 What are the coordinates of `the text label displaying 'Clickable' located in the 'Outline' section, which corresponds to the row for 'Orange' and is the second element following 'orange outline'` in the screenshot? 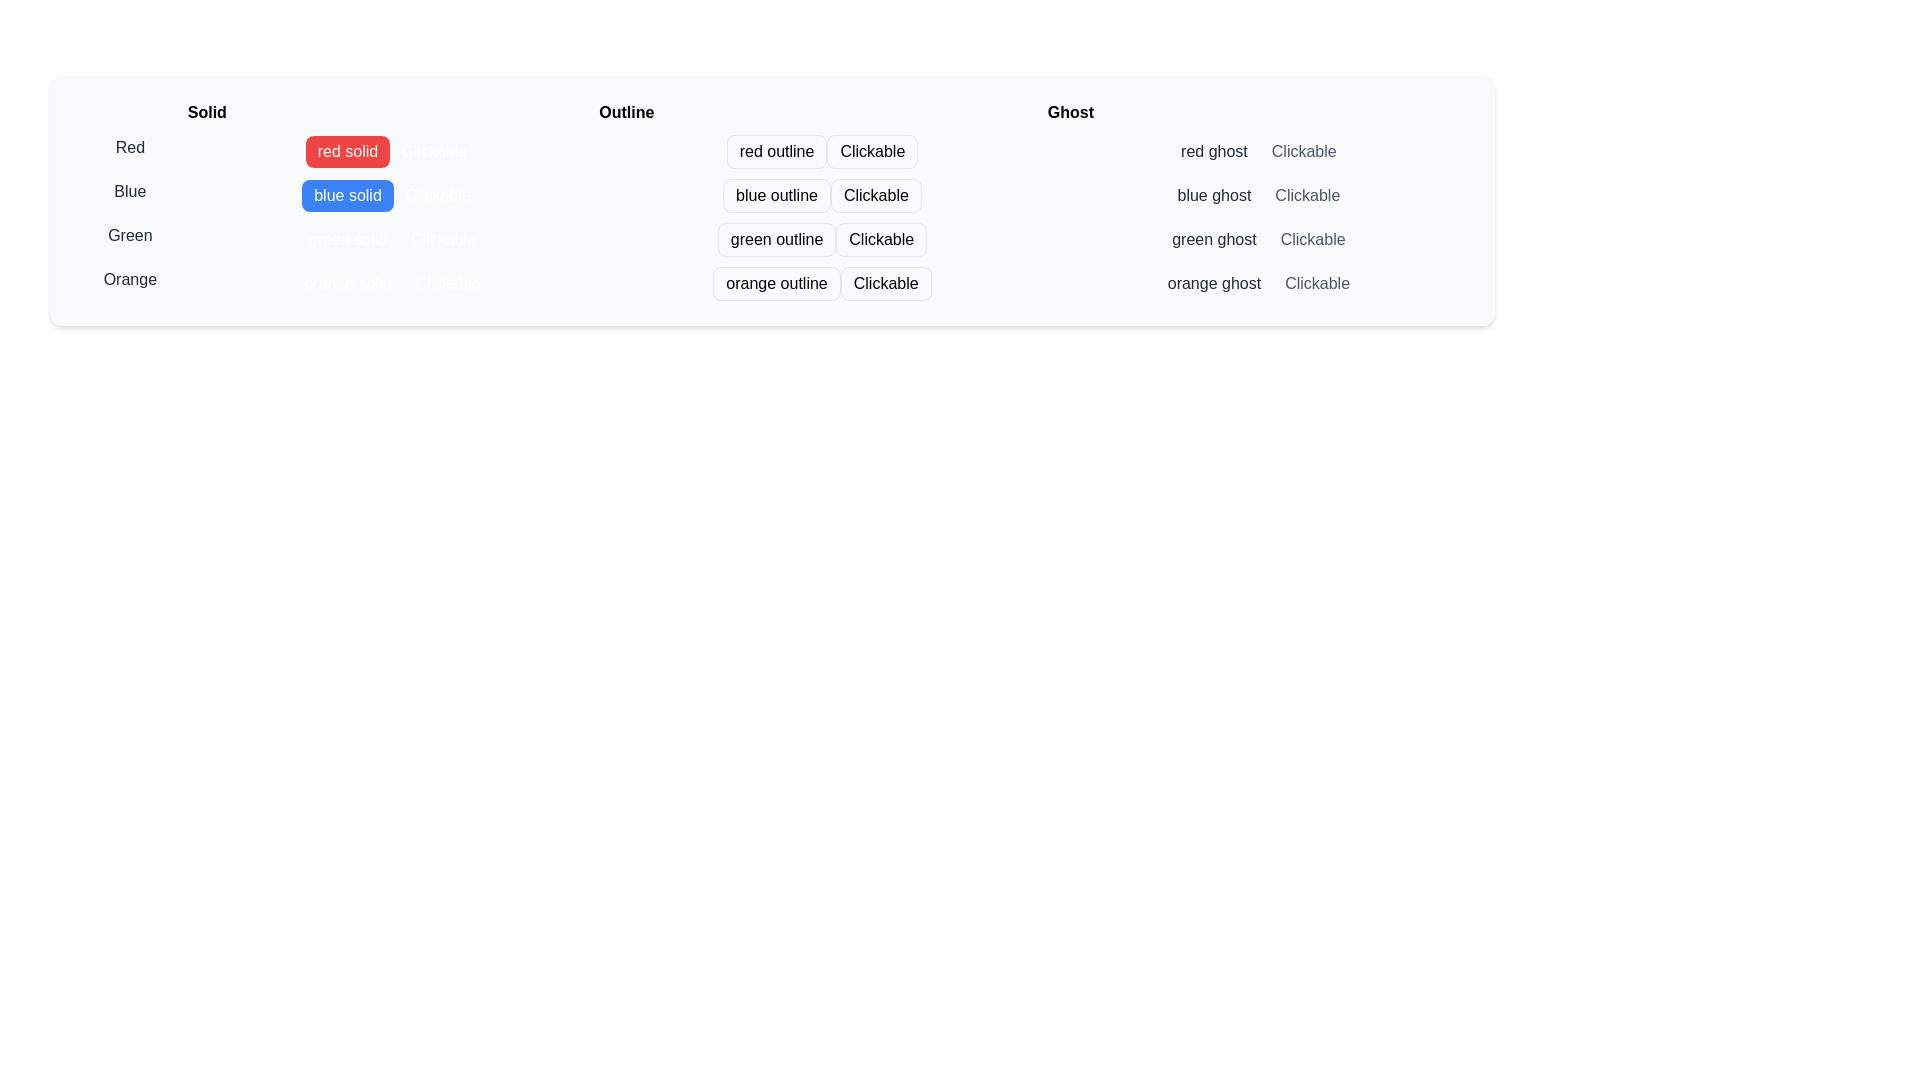 It's located at (885, 284).